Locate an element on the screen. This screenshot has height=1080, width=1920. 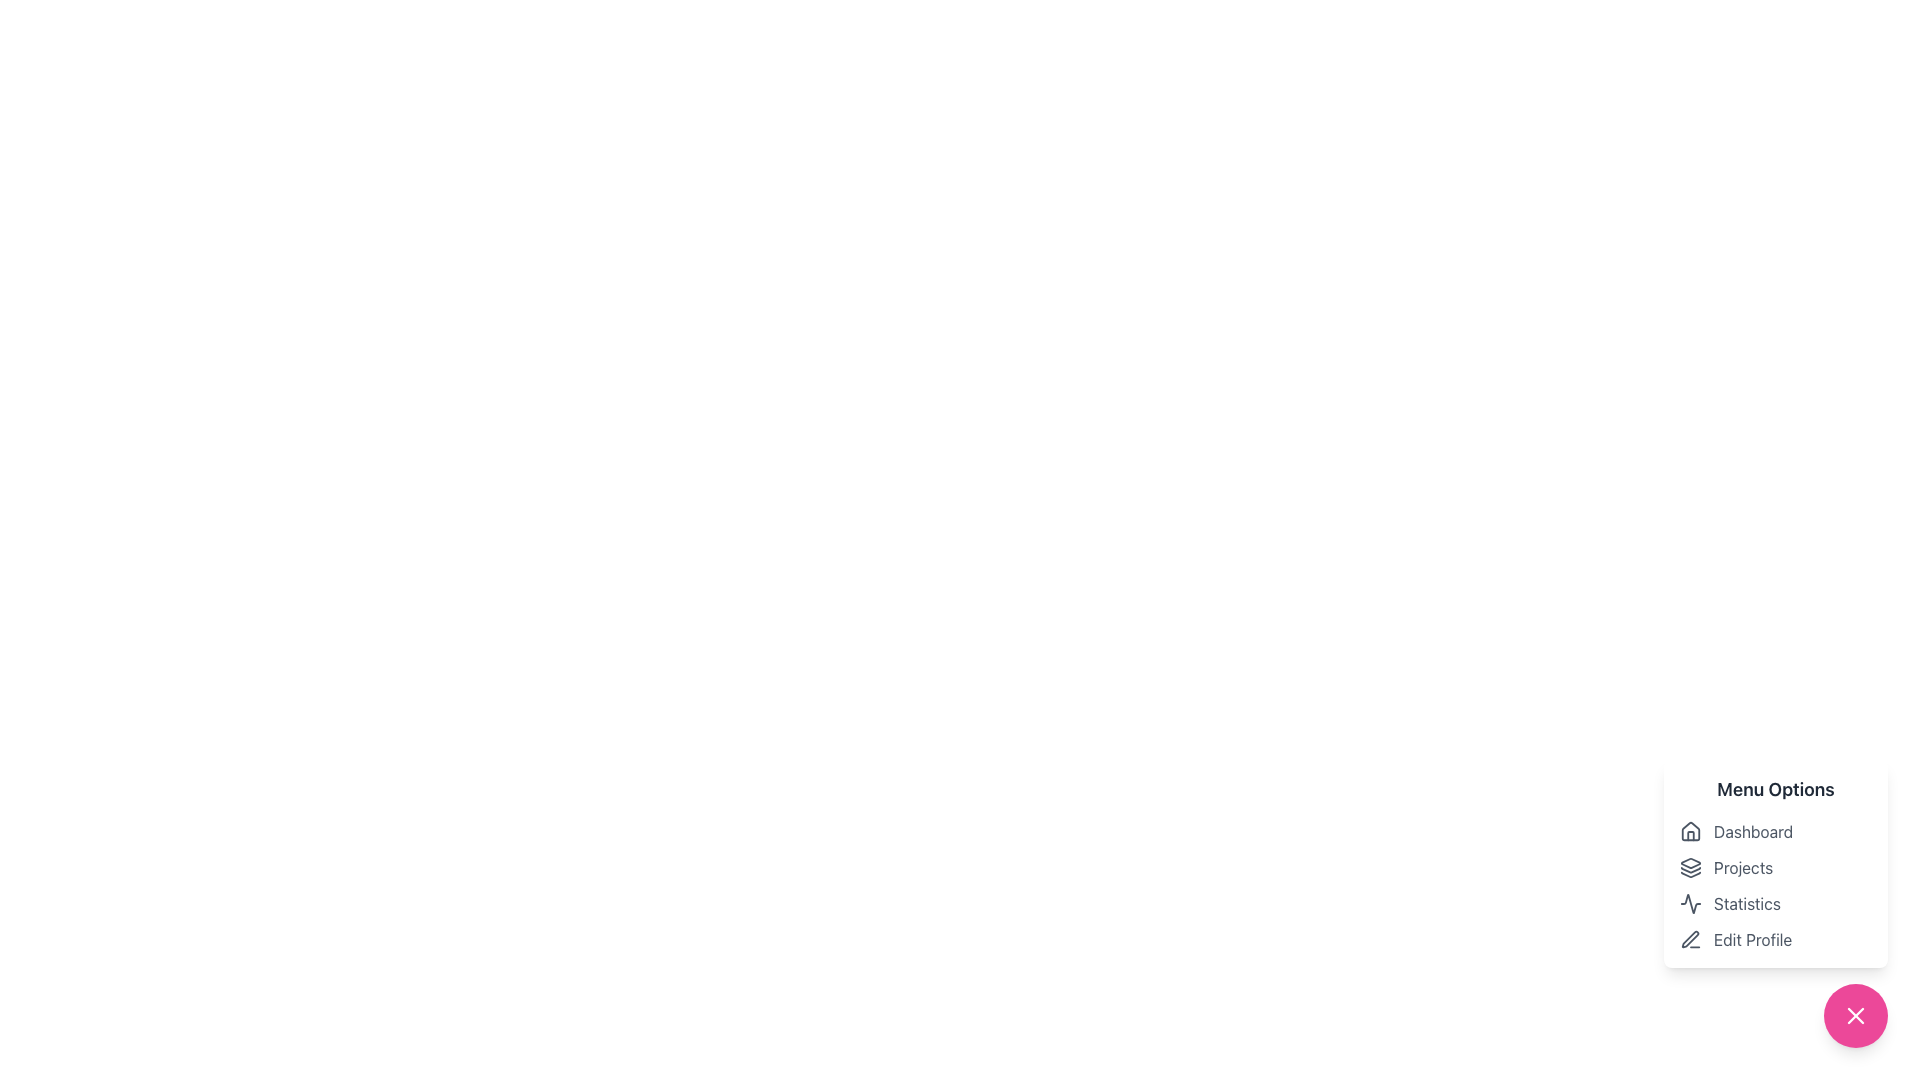
the 'Menu Options' dropdown menu element is located at coordinates (1776, 863).